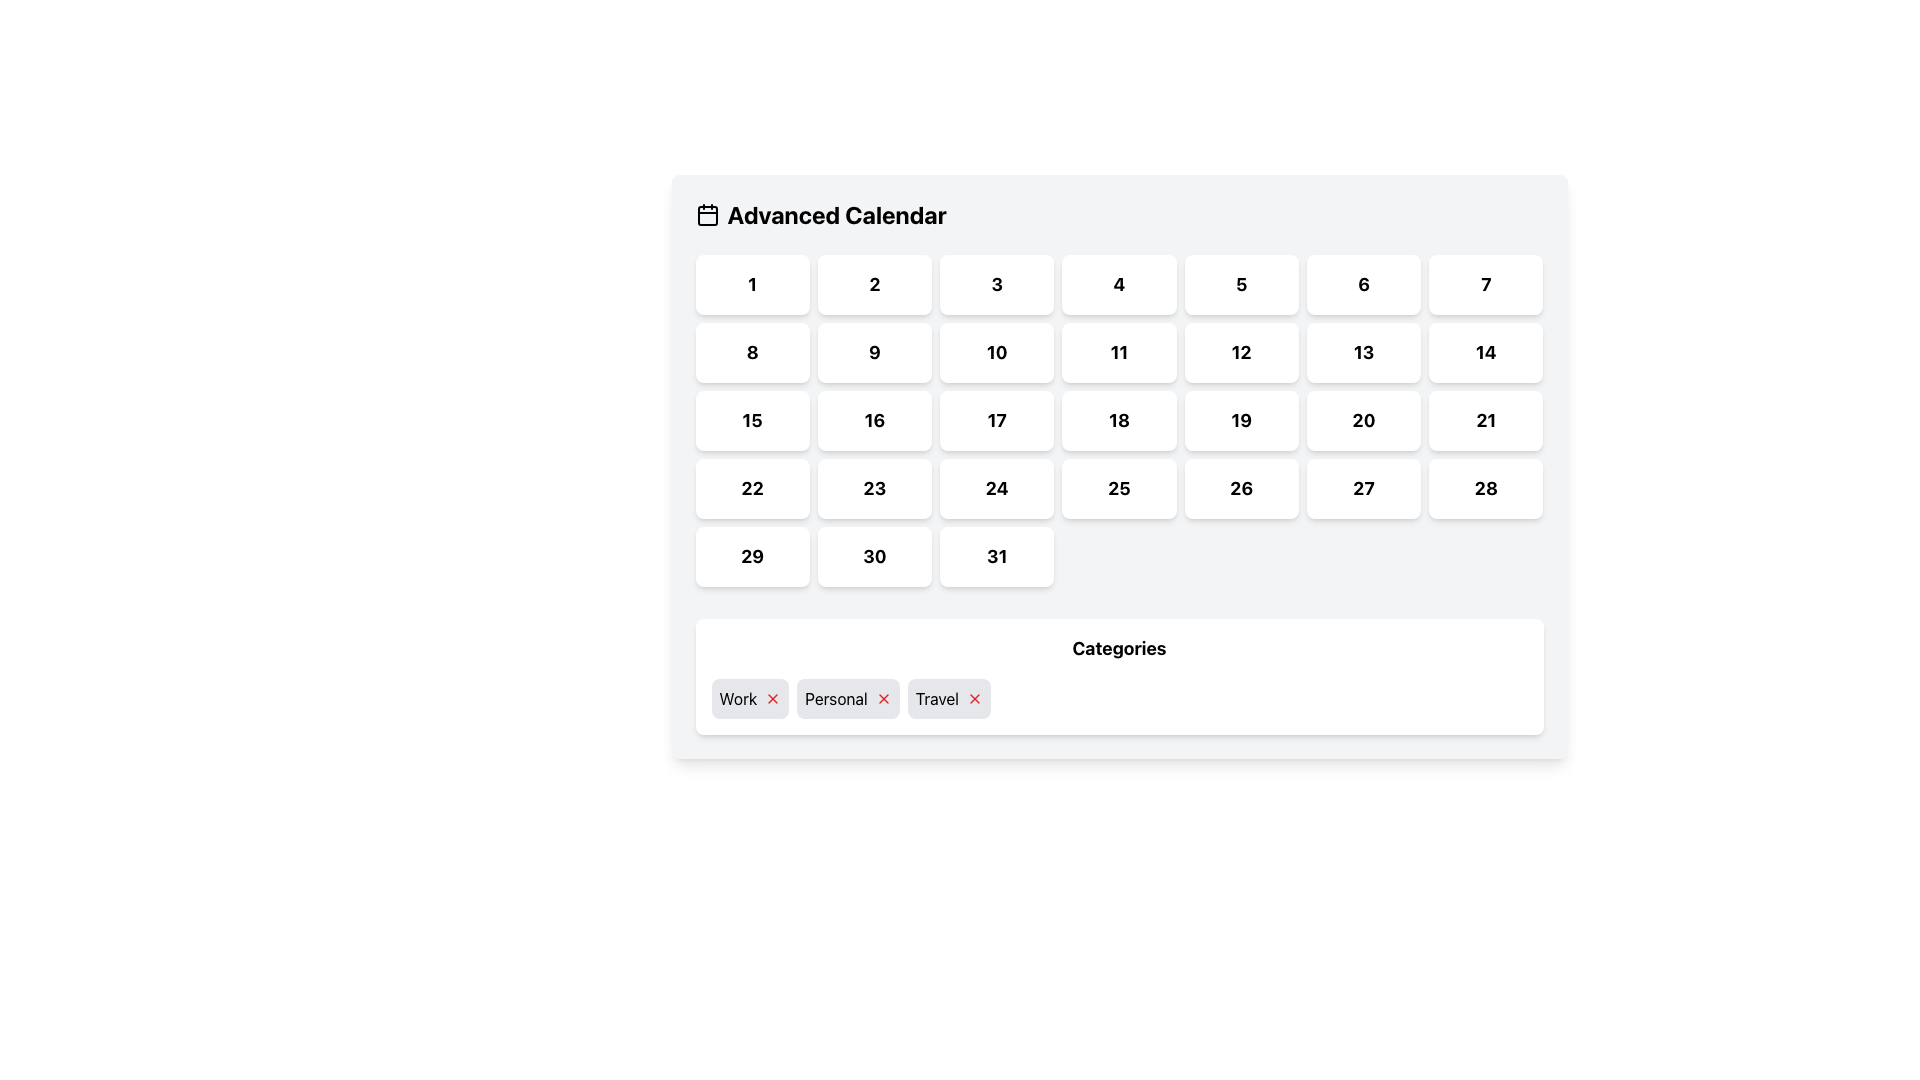 This screenshot has width=1920, height=1080. I want to click on the 'Work' category tag located at the bottom of the interface under the 'Categories' section, so click(737, 697).